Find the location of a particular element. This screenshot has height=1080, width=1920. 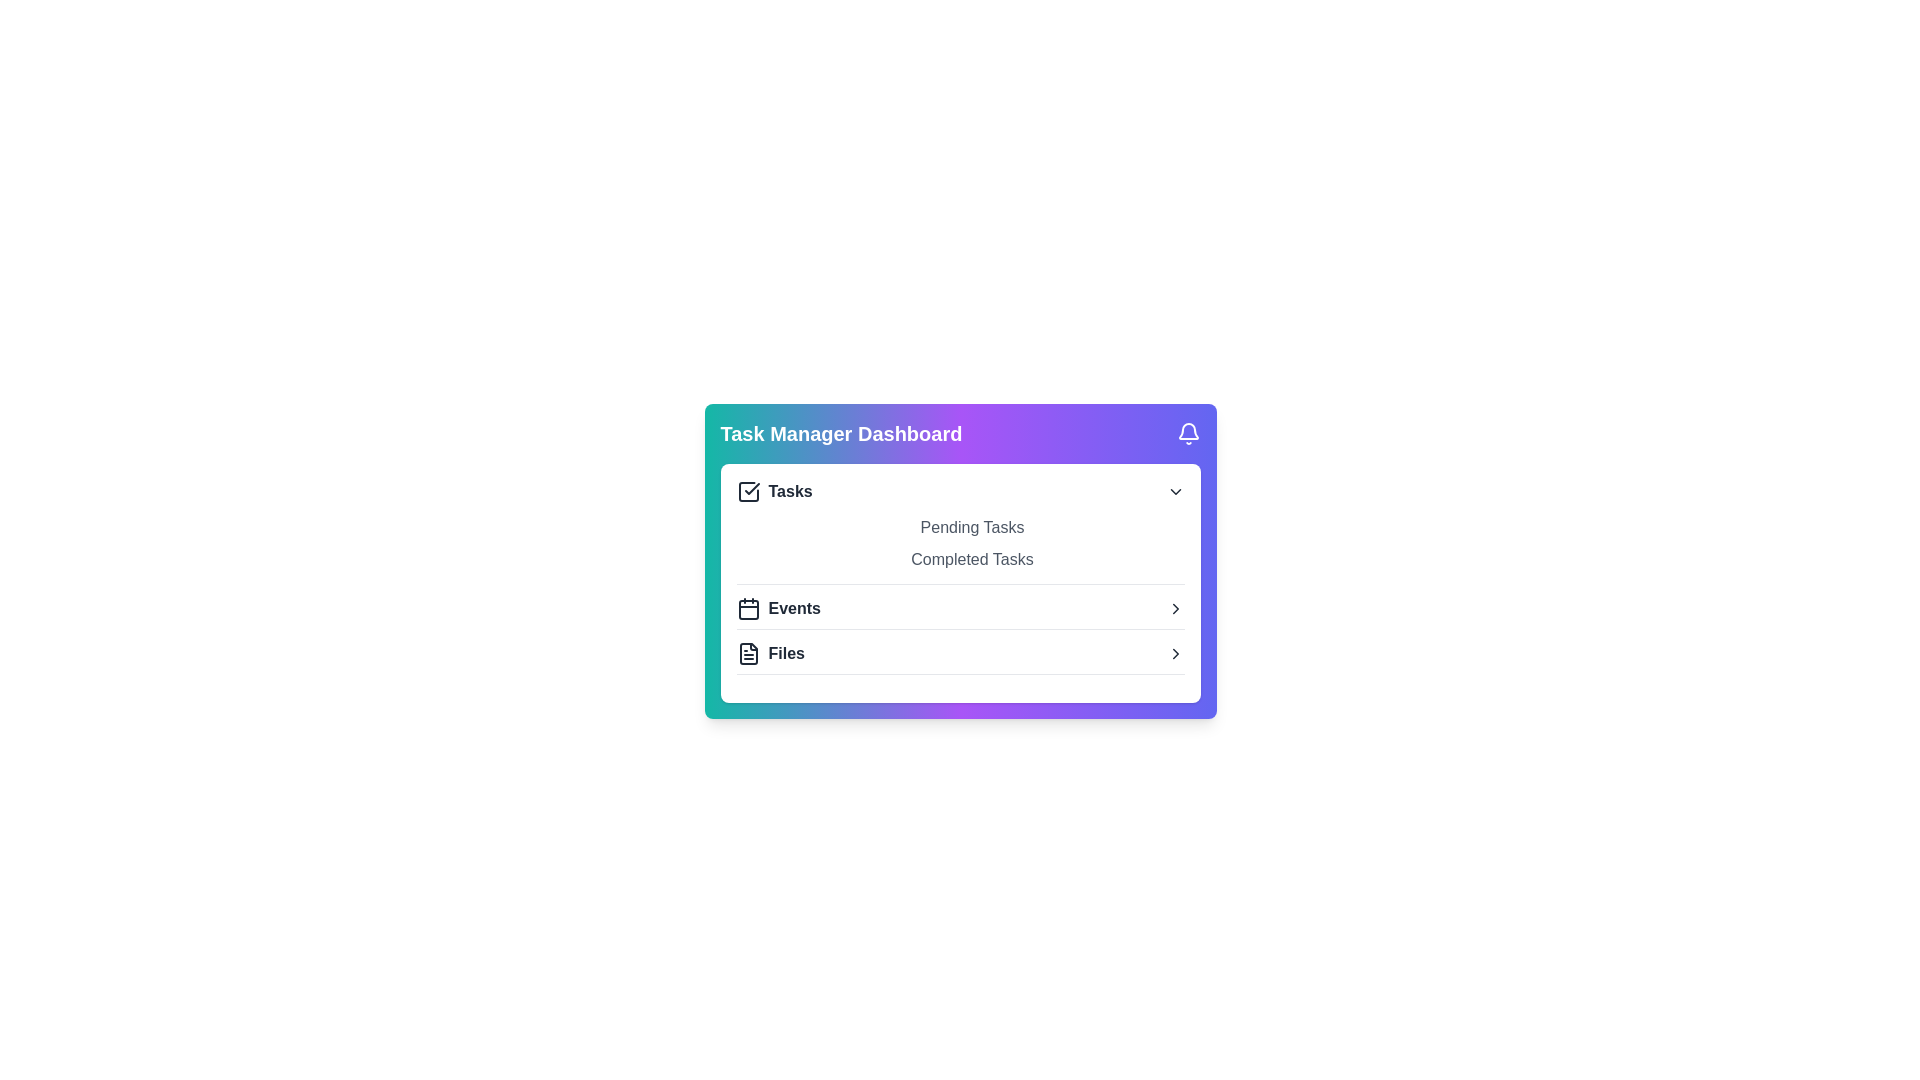

the clickable row labeled 'Files', which contains document and chevron icons is located at coordinates (960, 658).